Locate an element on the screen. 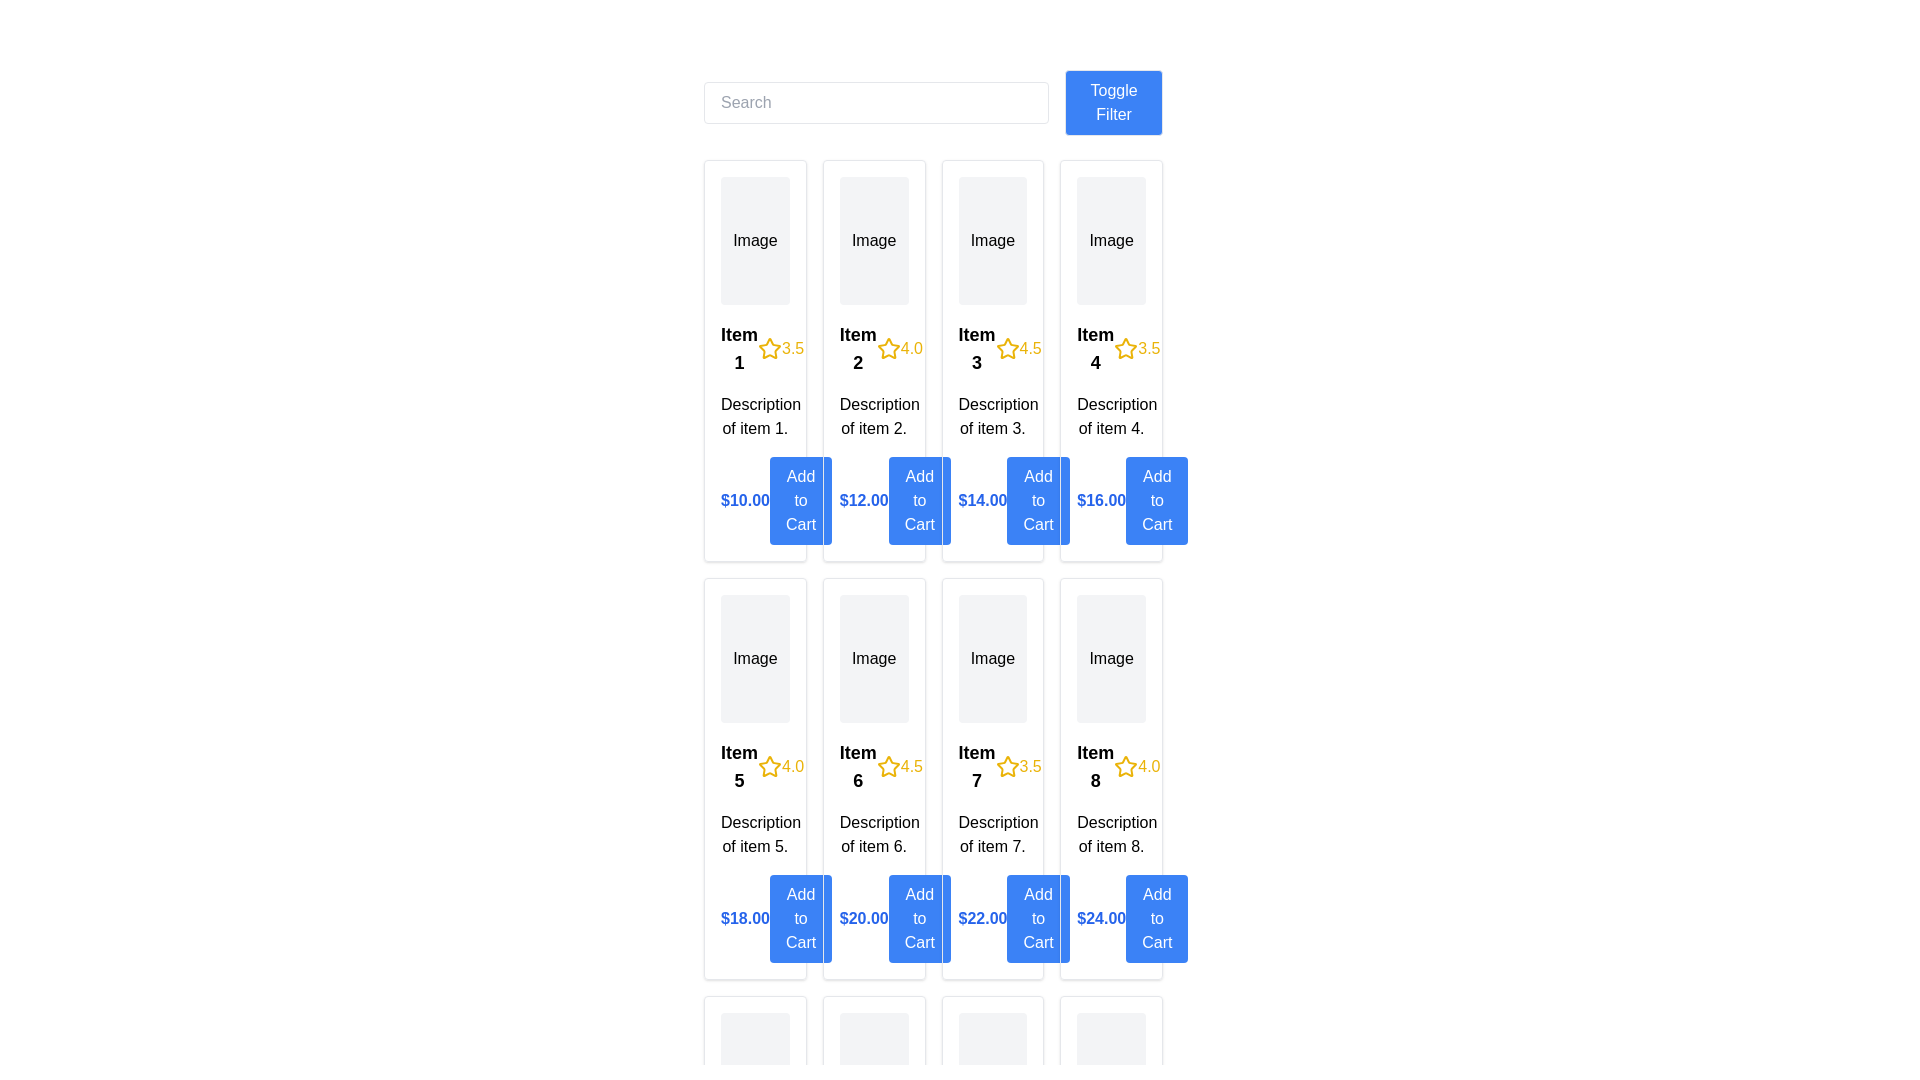  the title and rating element of 'Item 7', which displays the product's identifier and user ratings, located in the second row, third column of the grid layout is located at coordinates (992, 766).